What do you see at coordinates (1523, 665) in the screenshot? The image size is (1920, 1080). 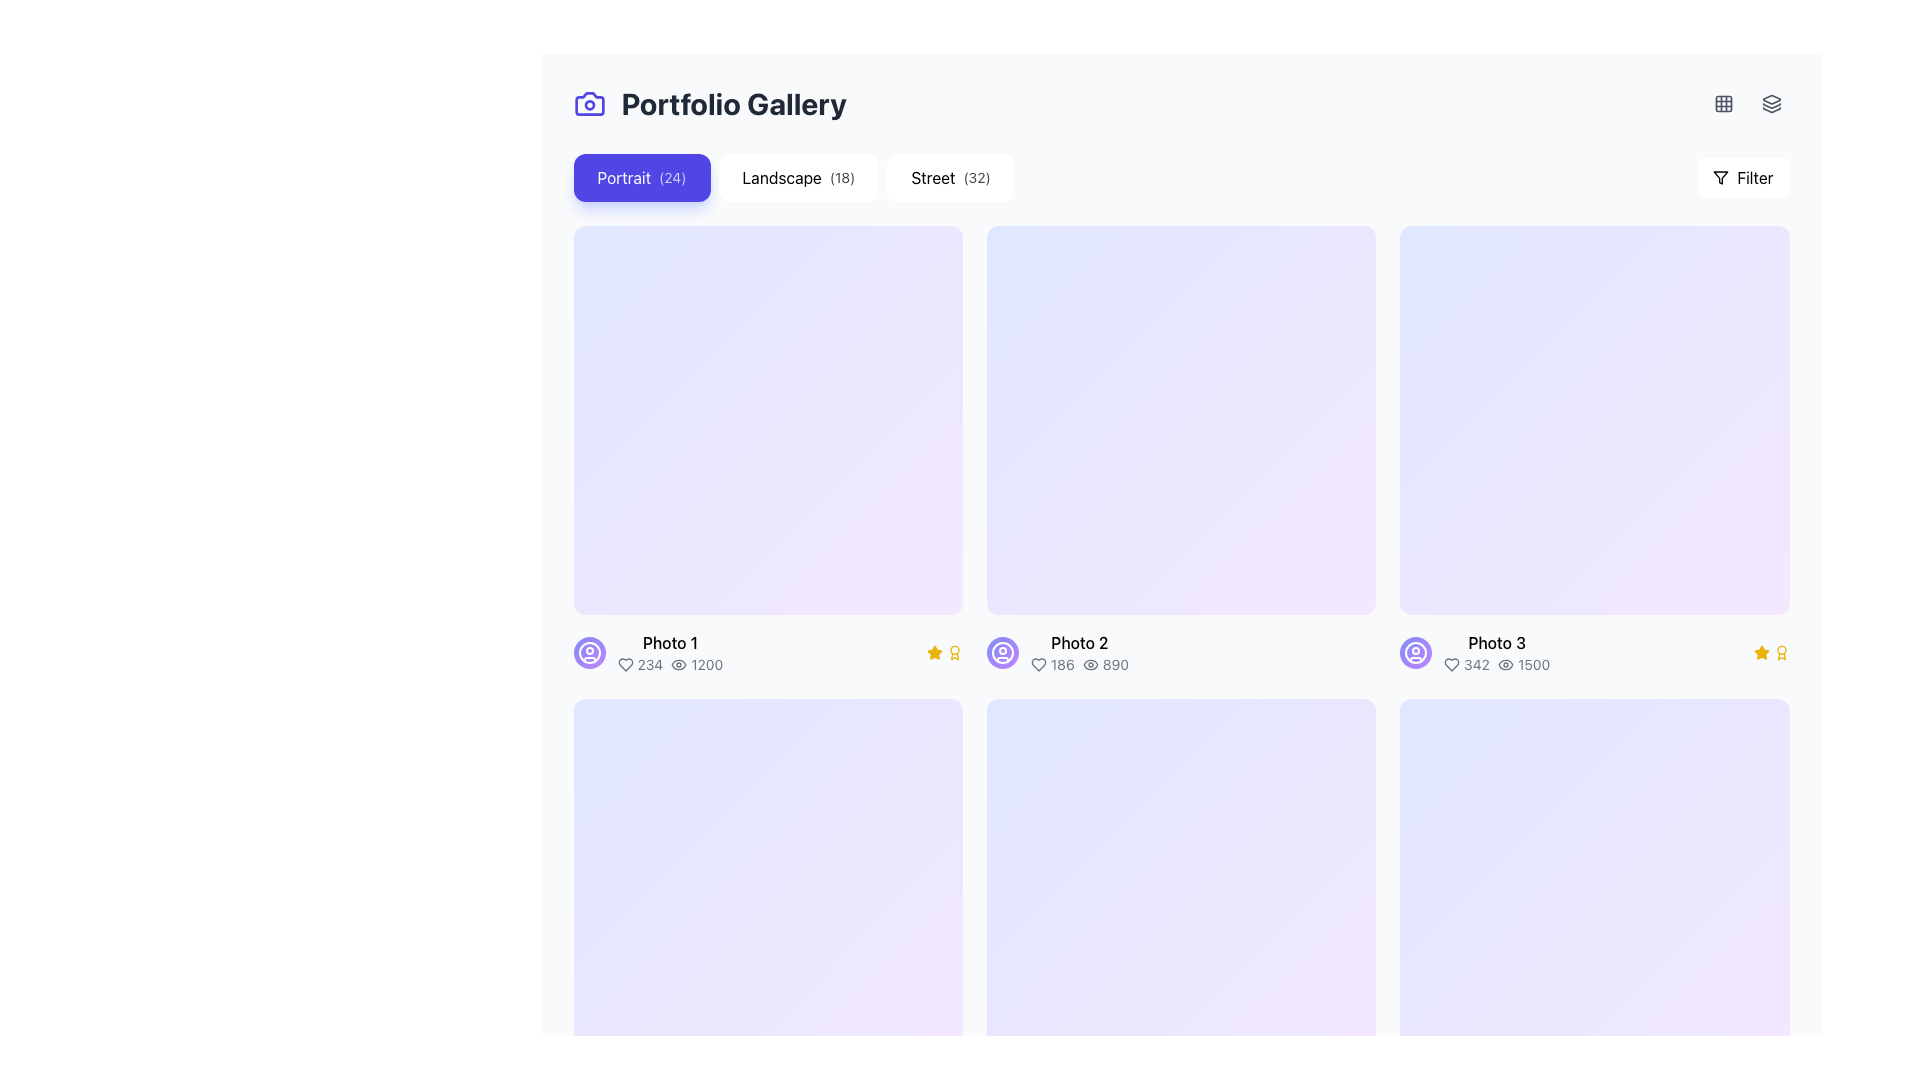 I see `the view count indicator element located beneath the image in the third picture panel of the last row in the grid layout` at bounding box center [1523, 665].